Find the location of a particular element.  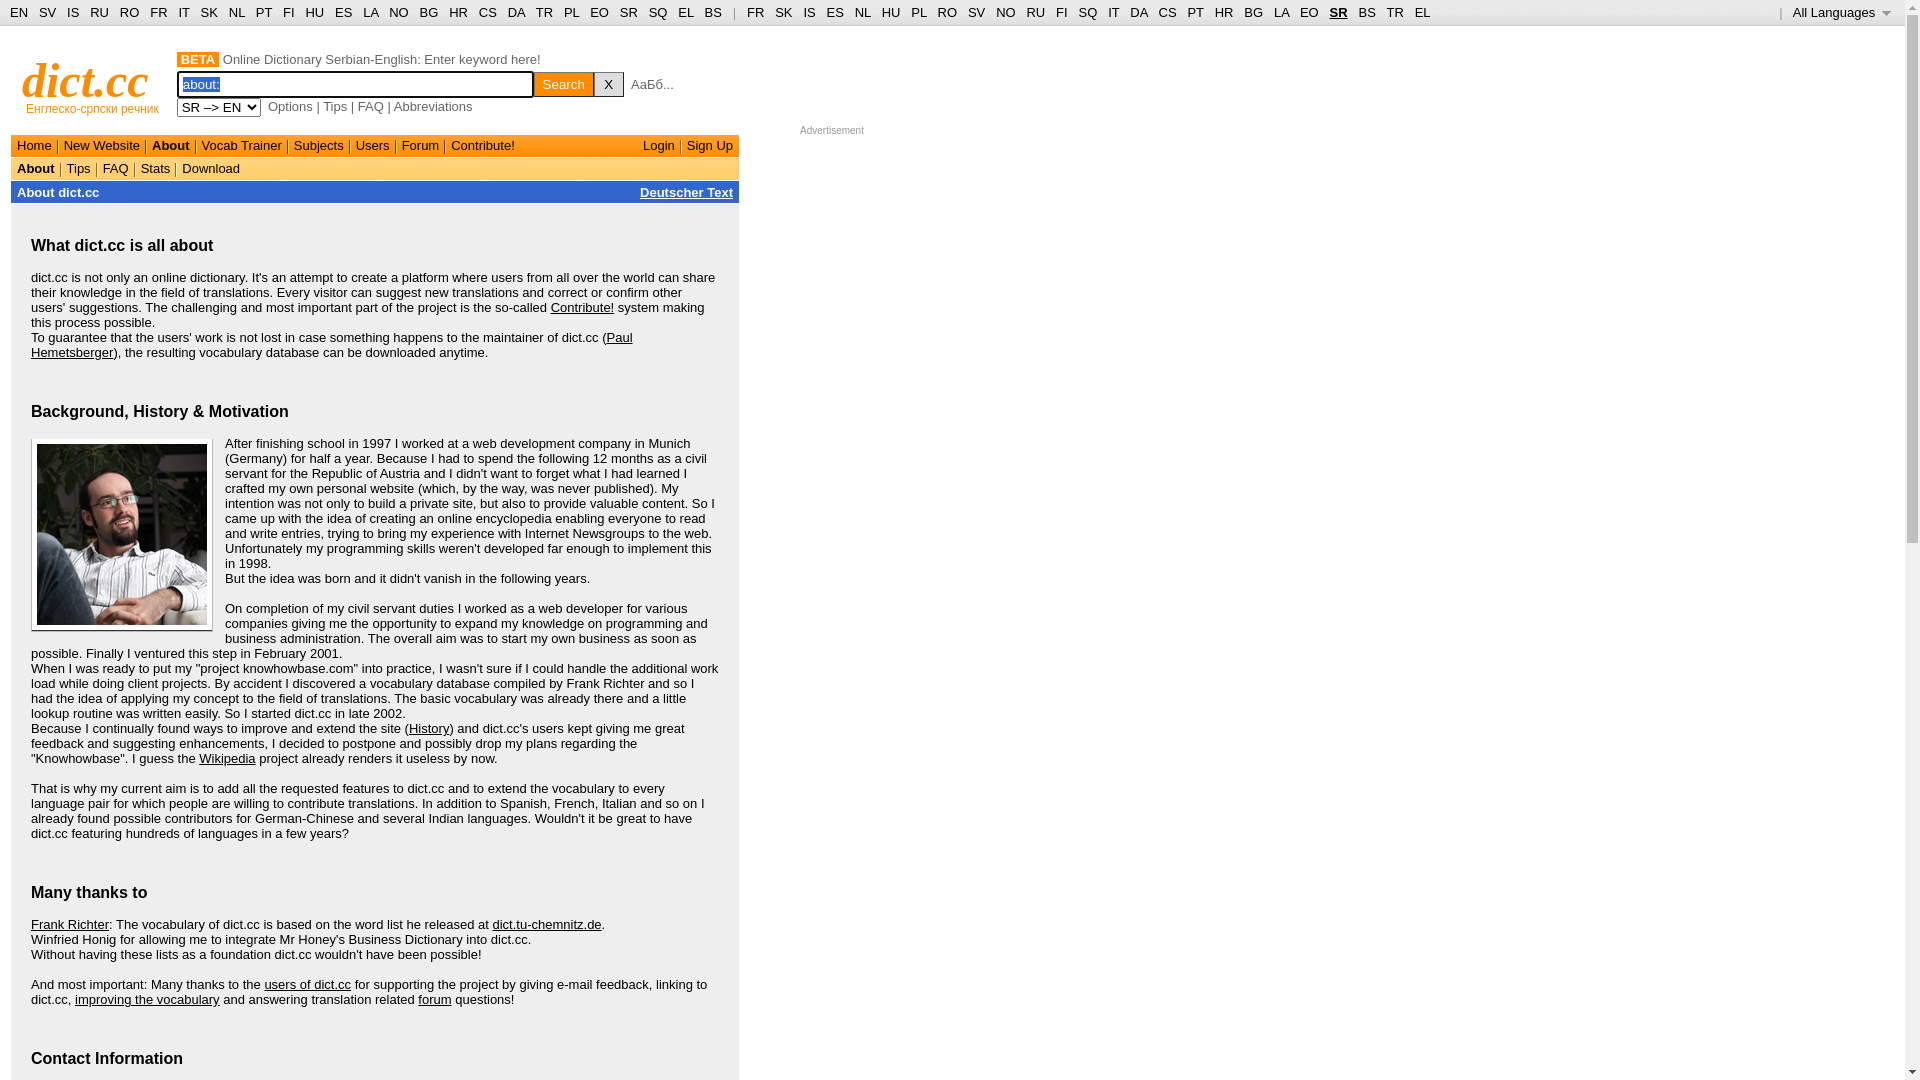

'Subjects' is located at coordinates (317, 144).